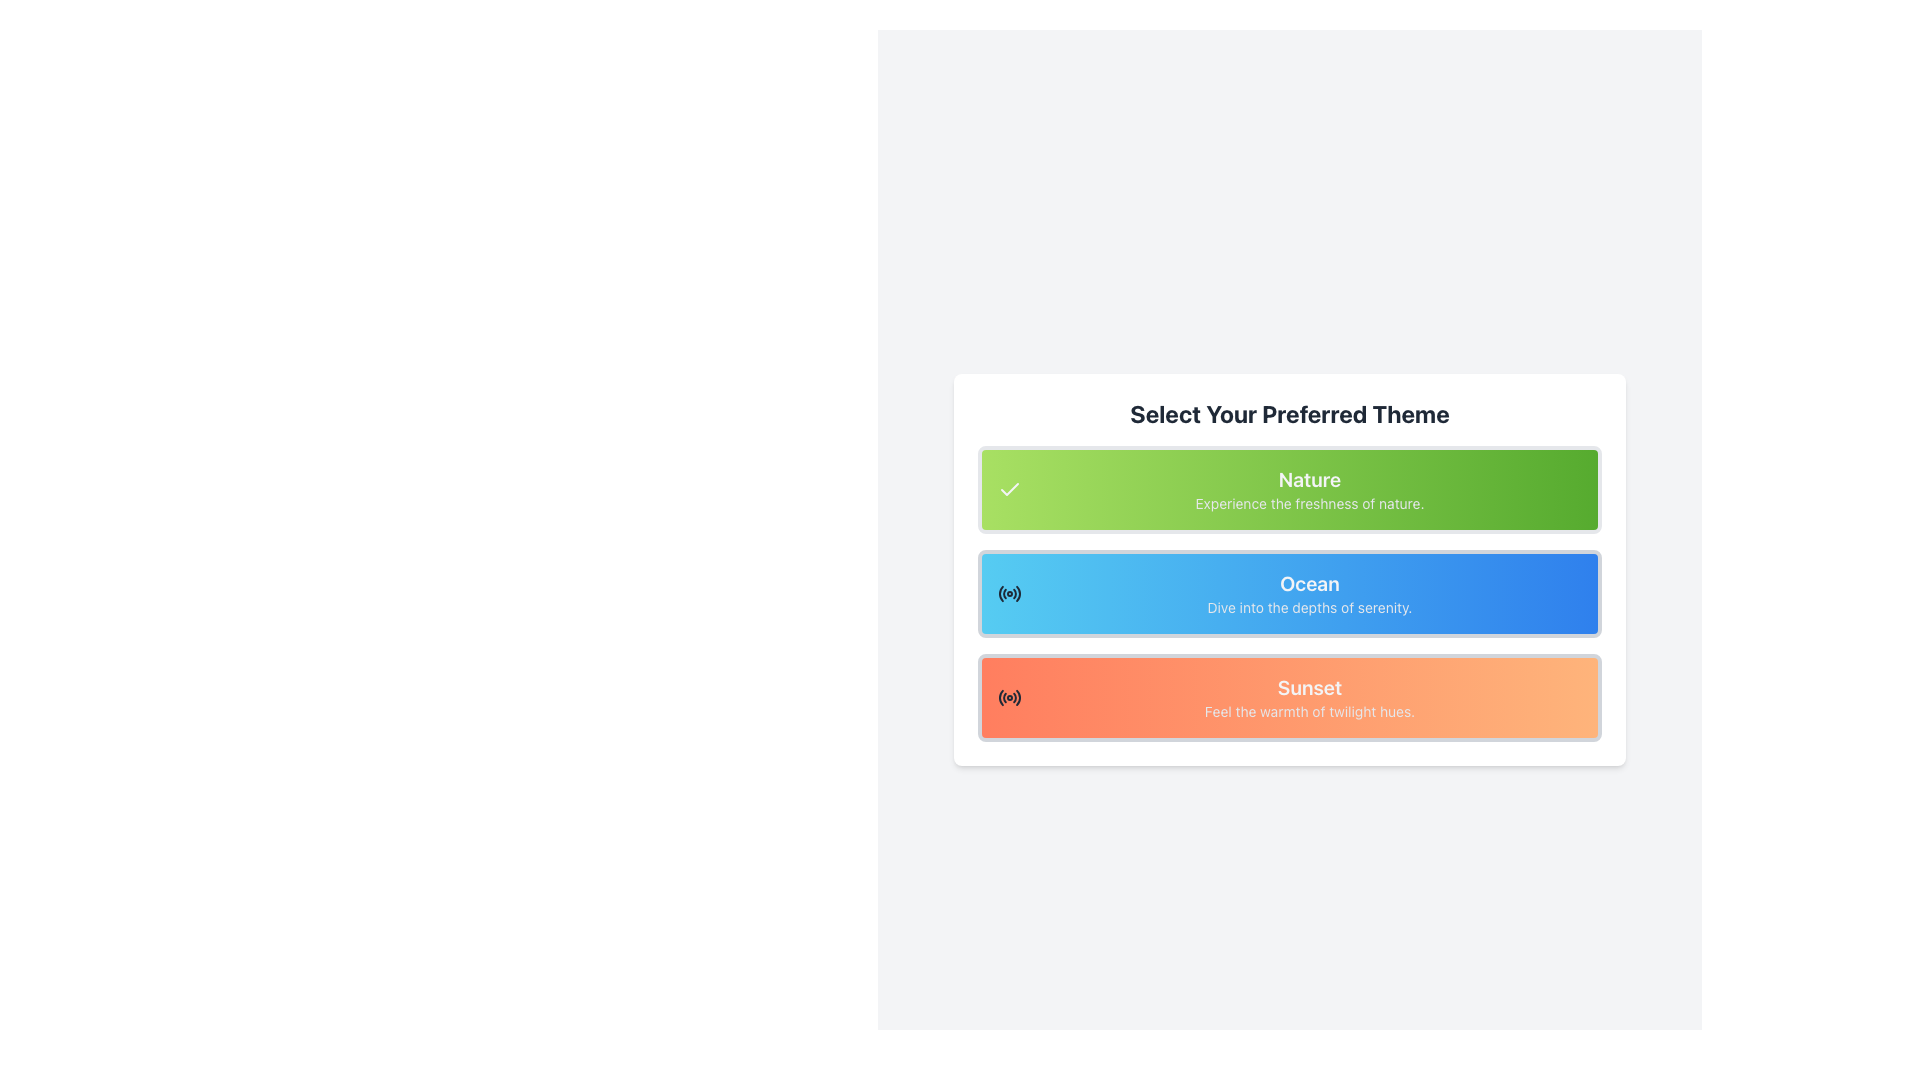 The height and width of the screenshot is (1080, 1920). Describe the element at coordinates (1290, 697) in the screenshot. I see `the 'Sunset' button with a gradient background, which is the third element in a vertical list, to trigger hover-related effects` at that location.